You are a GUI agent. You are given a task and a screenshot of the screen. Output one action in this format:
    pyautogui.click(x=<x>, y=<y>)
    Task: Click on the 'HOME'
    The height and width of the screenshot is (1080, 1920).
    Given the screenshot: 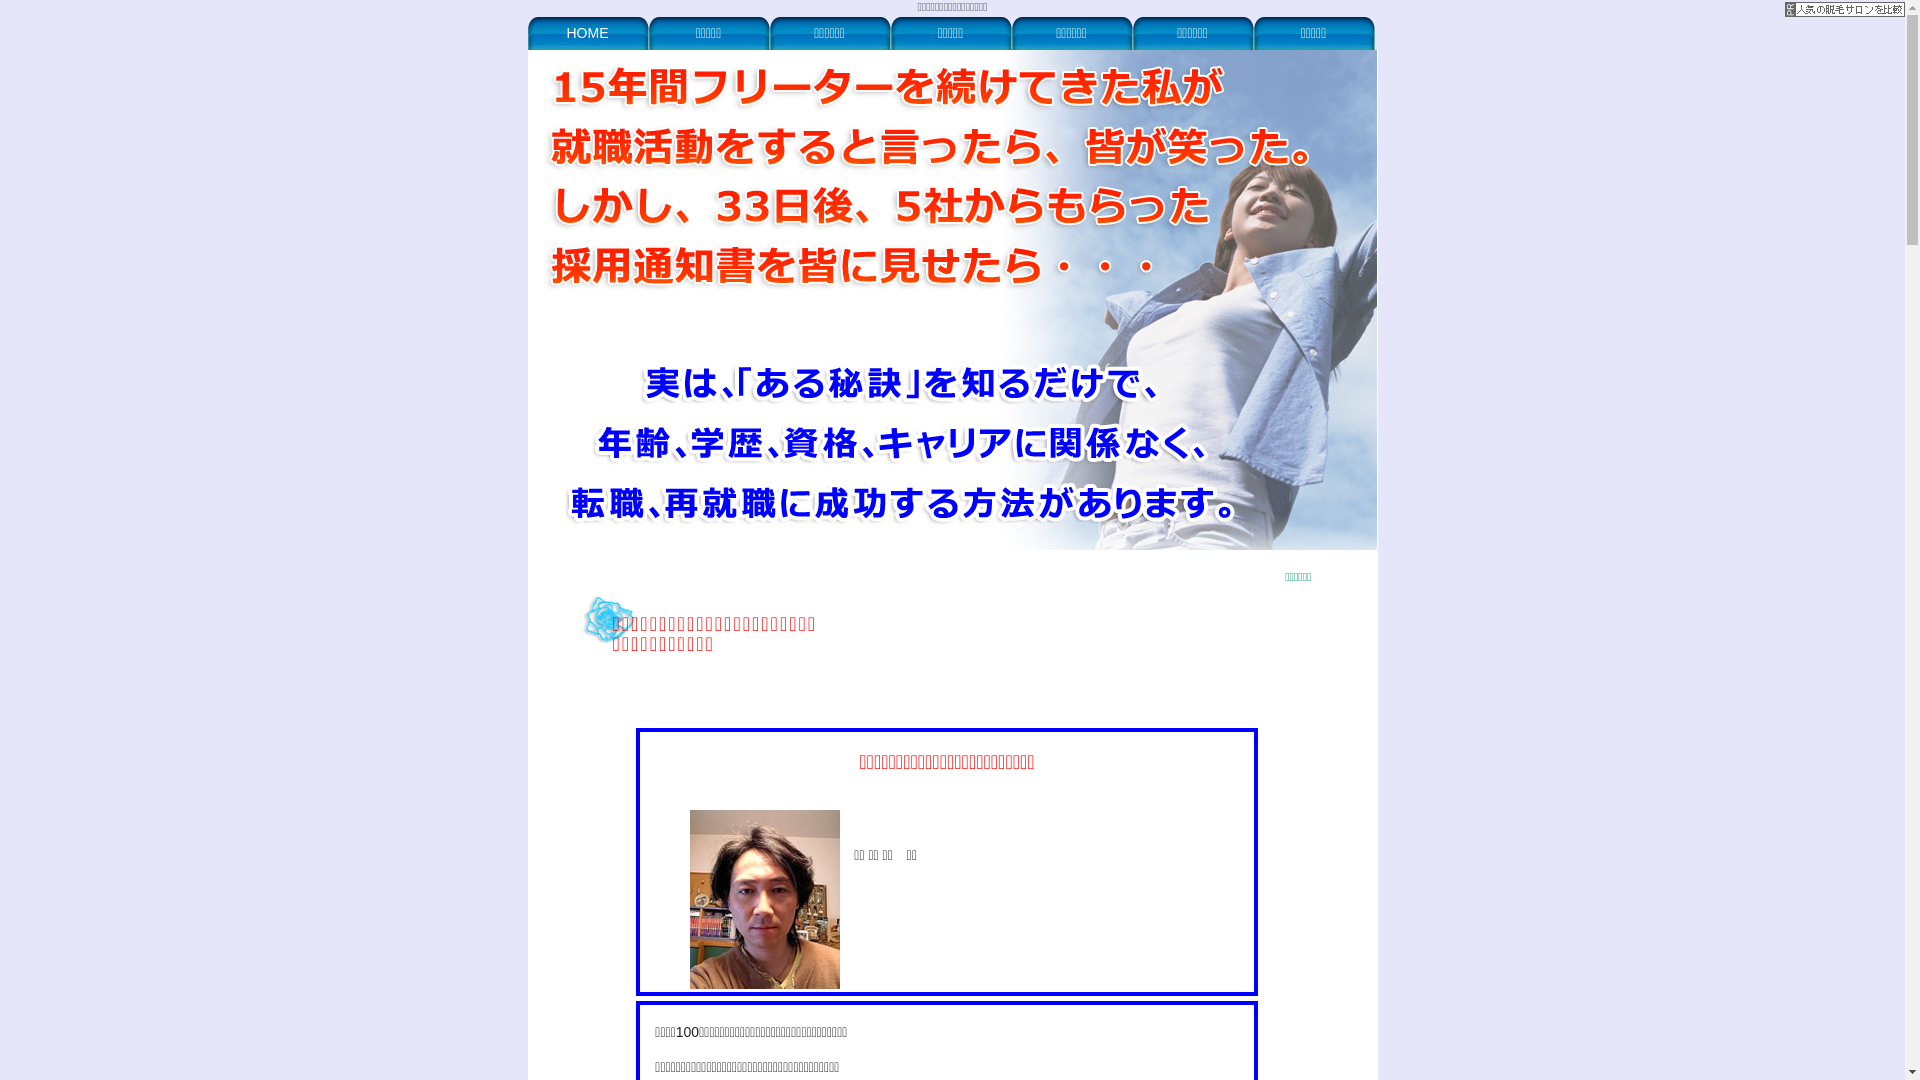 What is the action you would take?
    pyautogui.click(x=587, y=32)
    